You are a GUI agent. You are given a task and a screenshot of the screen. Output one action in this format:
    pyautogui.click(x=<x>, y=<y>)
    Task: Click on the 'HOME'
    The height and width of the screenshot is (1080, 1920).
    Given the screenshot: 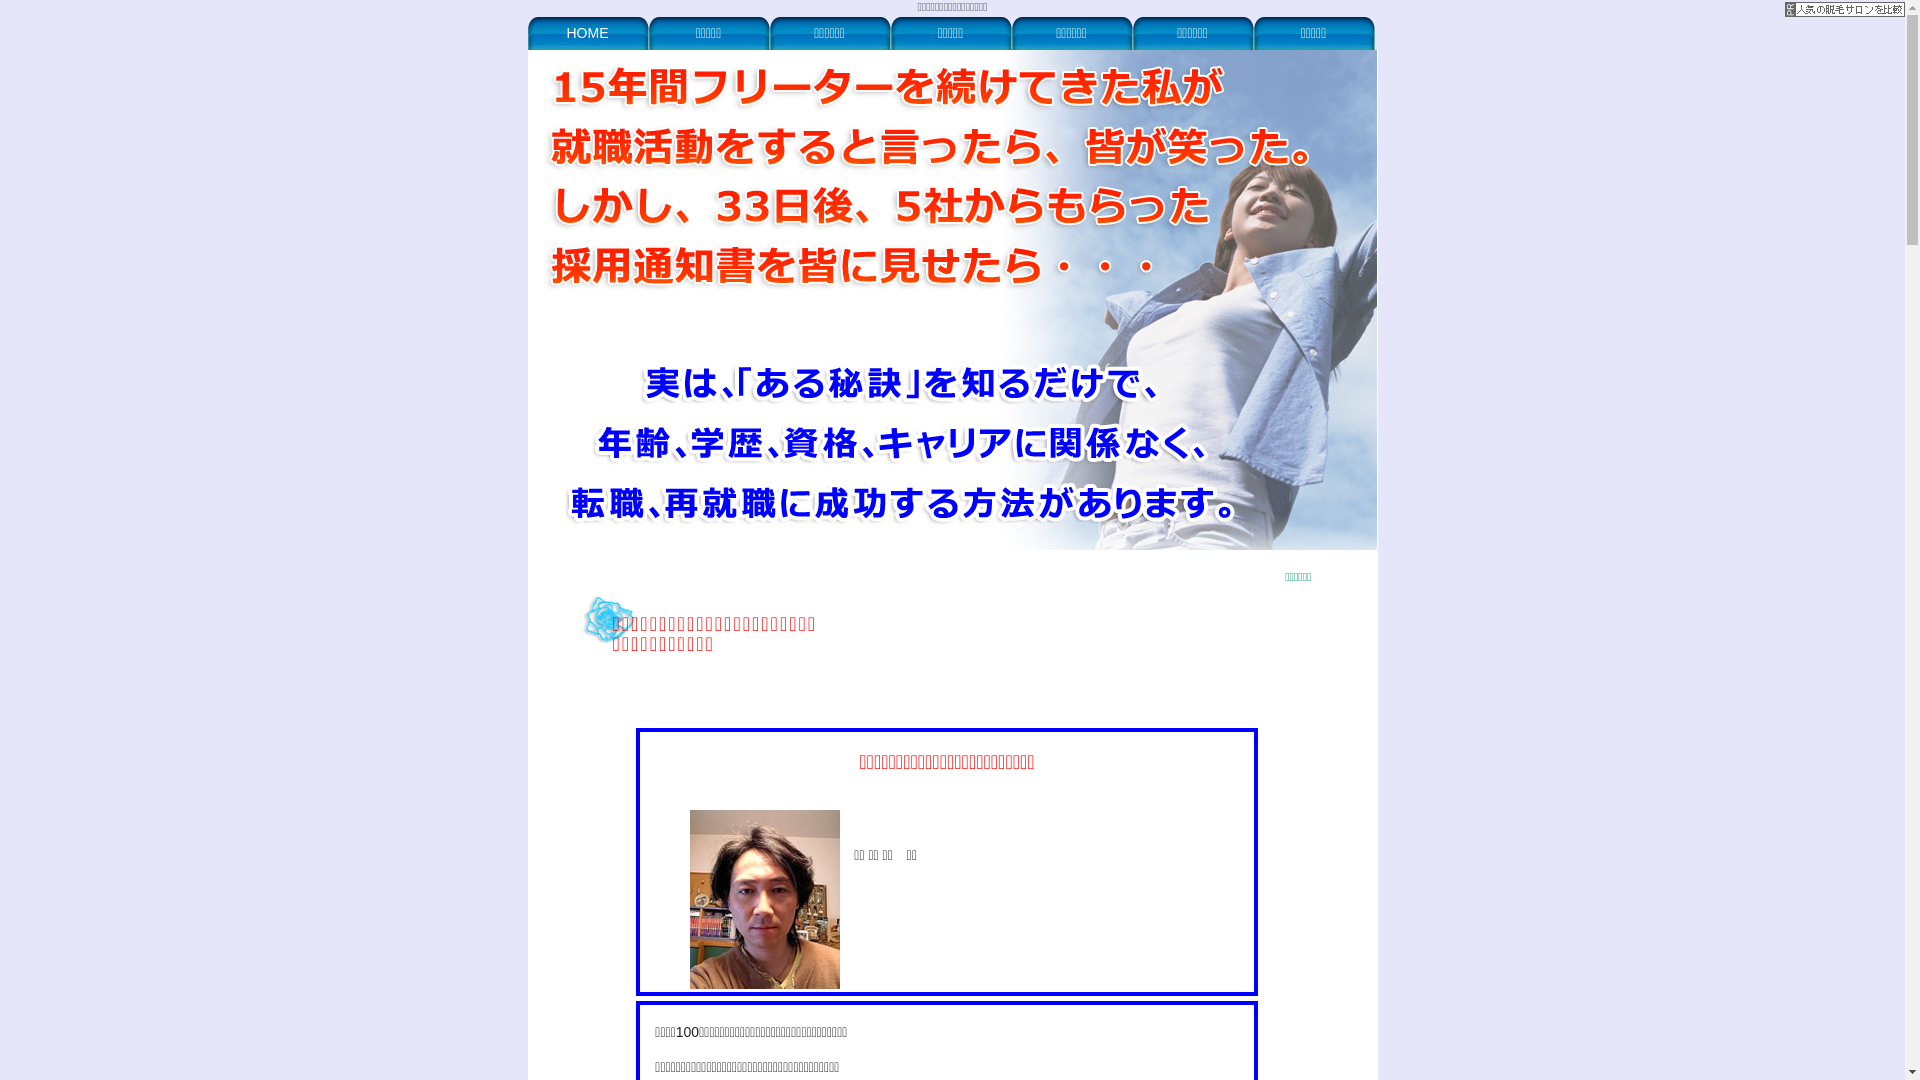 What is the action you would take?
    pyautogui.click(x=587, y=32)
    